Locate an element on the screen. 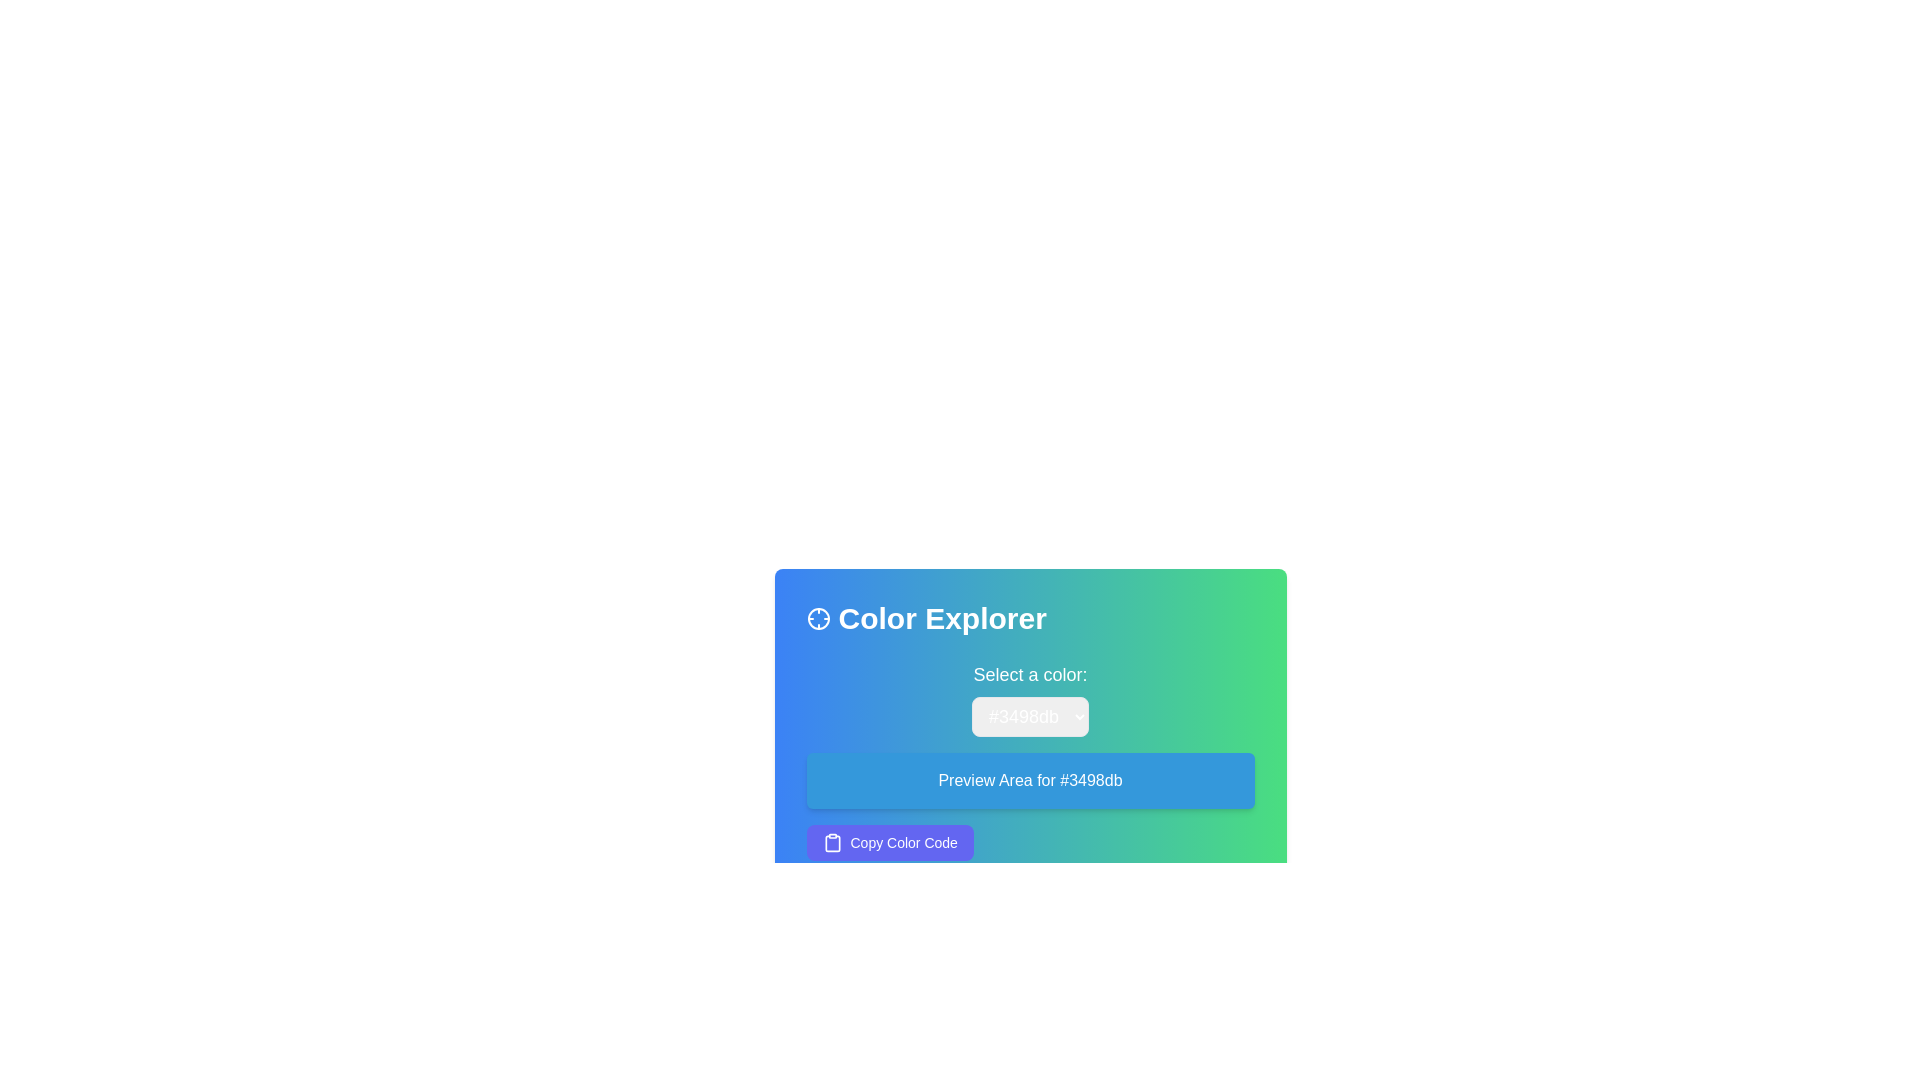 Image resolution: width=1920 pixels, height=1080 pixels. the rectangular button with a blue background labeled 'Copy Color Code' located below the 'Preview Area for #3498db' text in the Color Explorer section is located at coordinates (889, 843).